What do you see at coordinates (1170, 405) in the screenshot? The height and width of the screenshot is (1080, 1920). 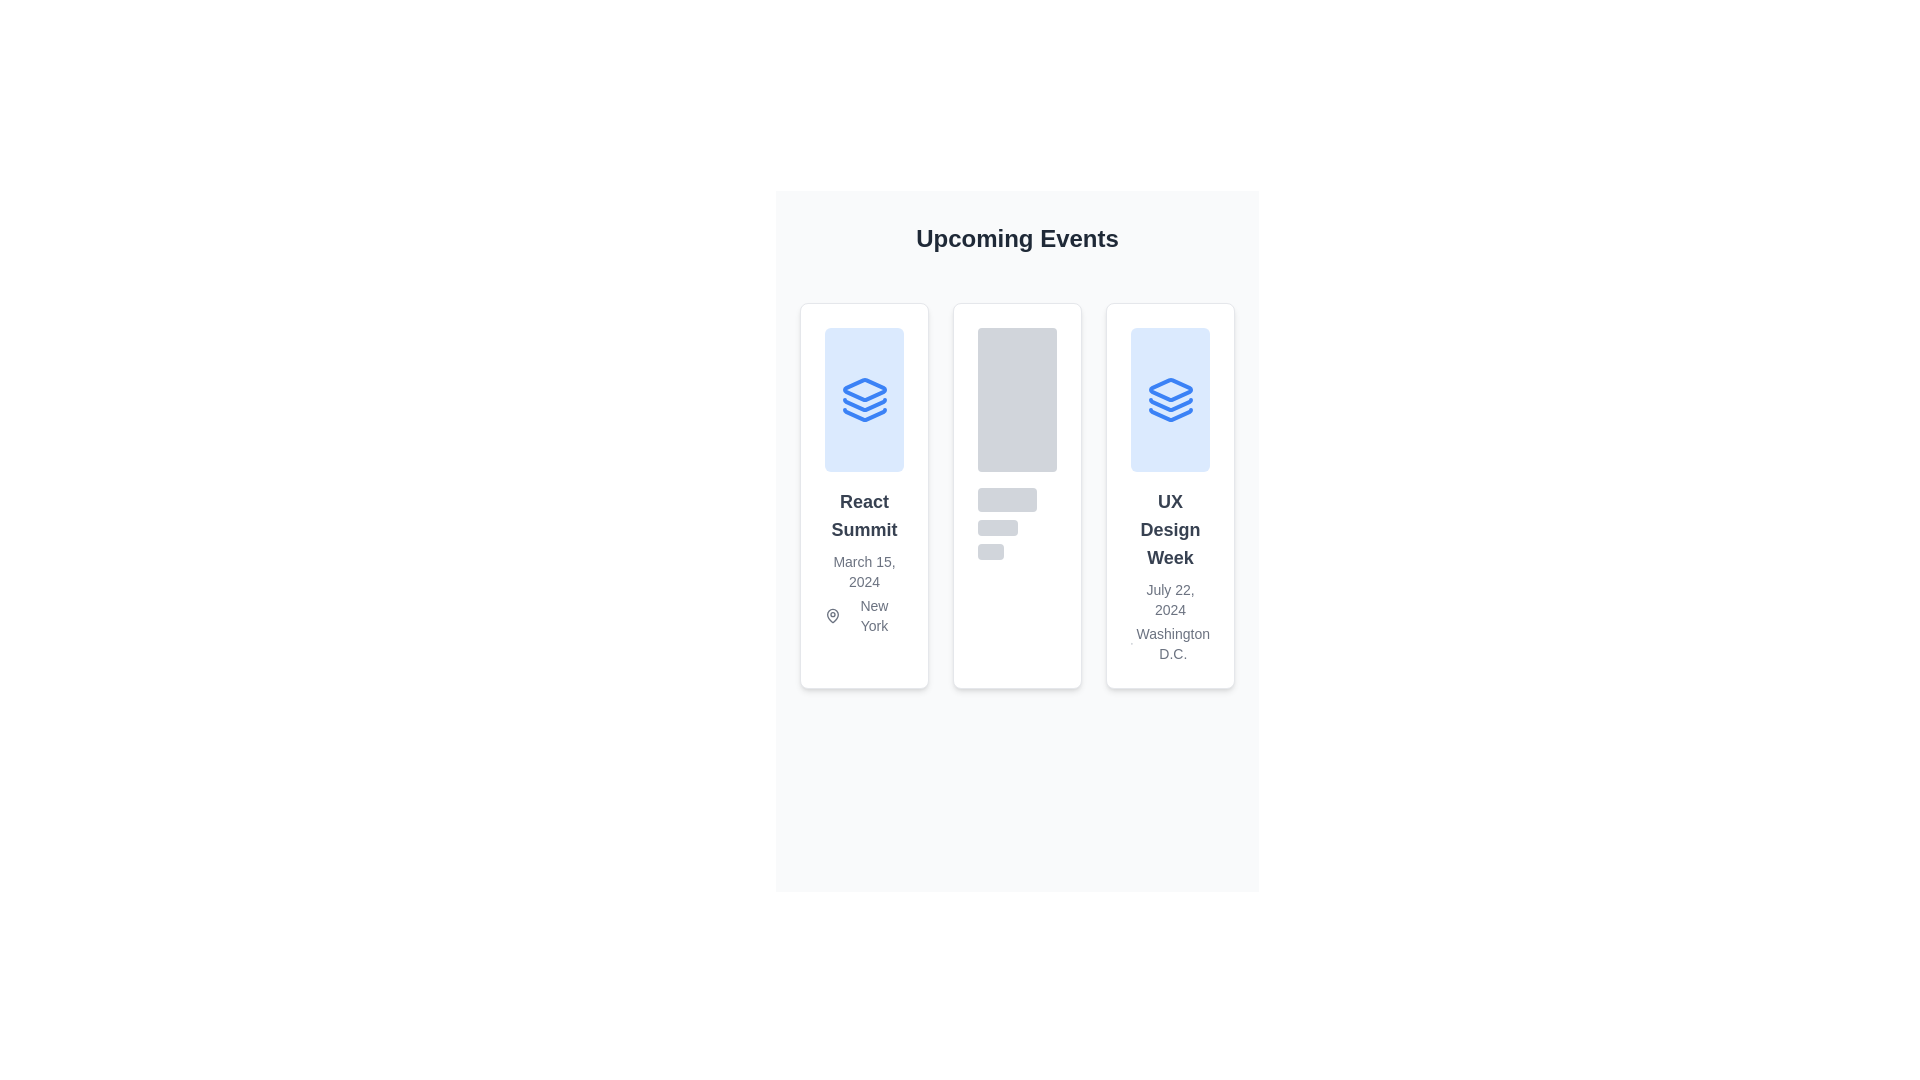 I see `the middle layer of the layered-icon graphic within the blue-and-white themed card on the right side of the three-card layout under 'UX Design Week'` at bounding box center [1170, 405].